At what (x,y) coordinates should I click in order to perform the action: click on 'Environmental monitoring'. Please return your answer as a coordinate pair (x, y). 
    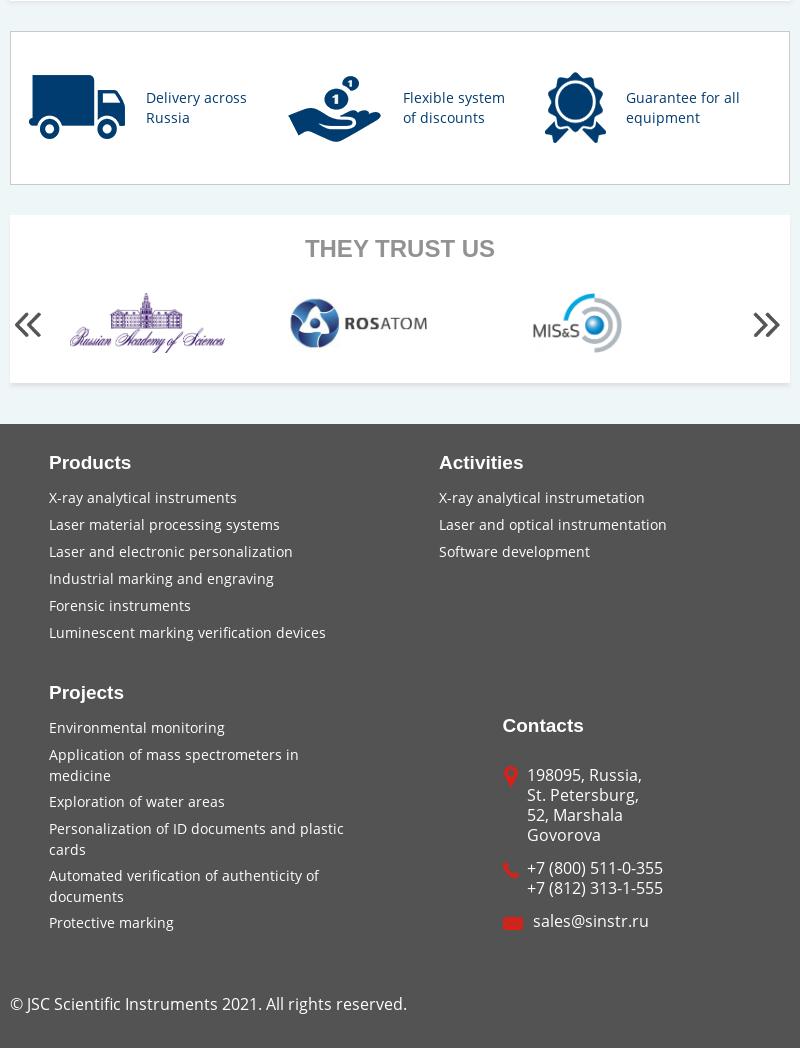
    Looking at the image, I should click on (137, 726).